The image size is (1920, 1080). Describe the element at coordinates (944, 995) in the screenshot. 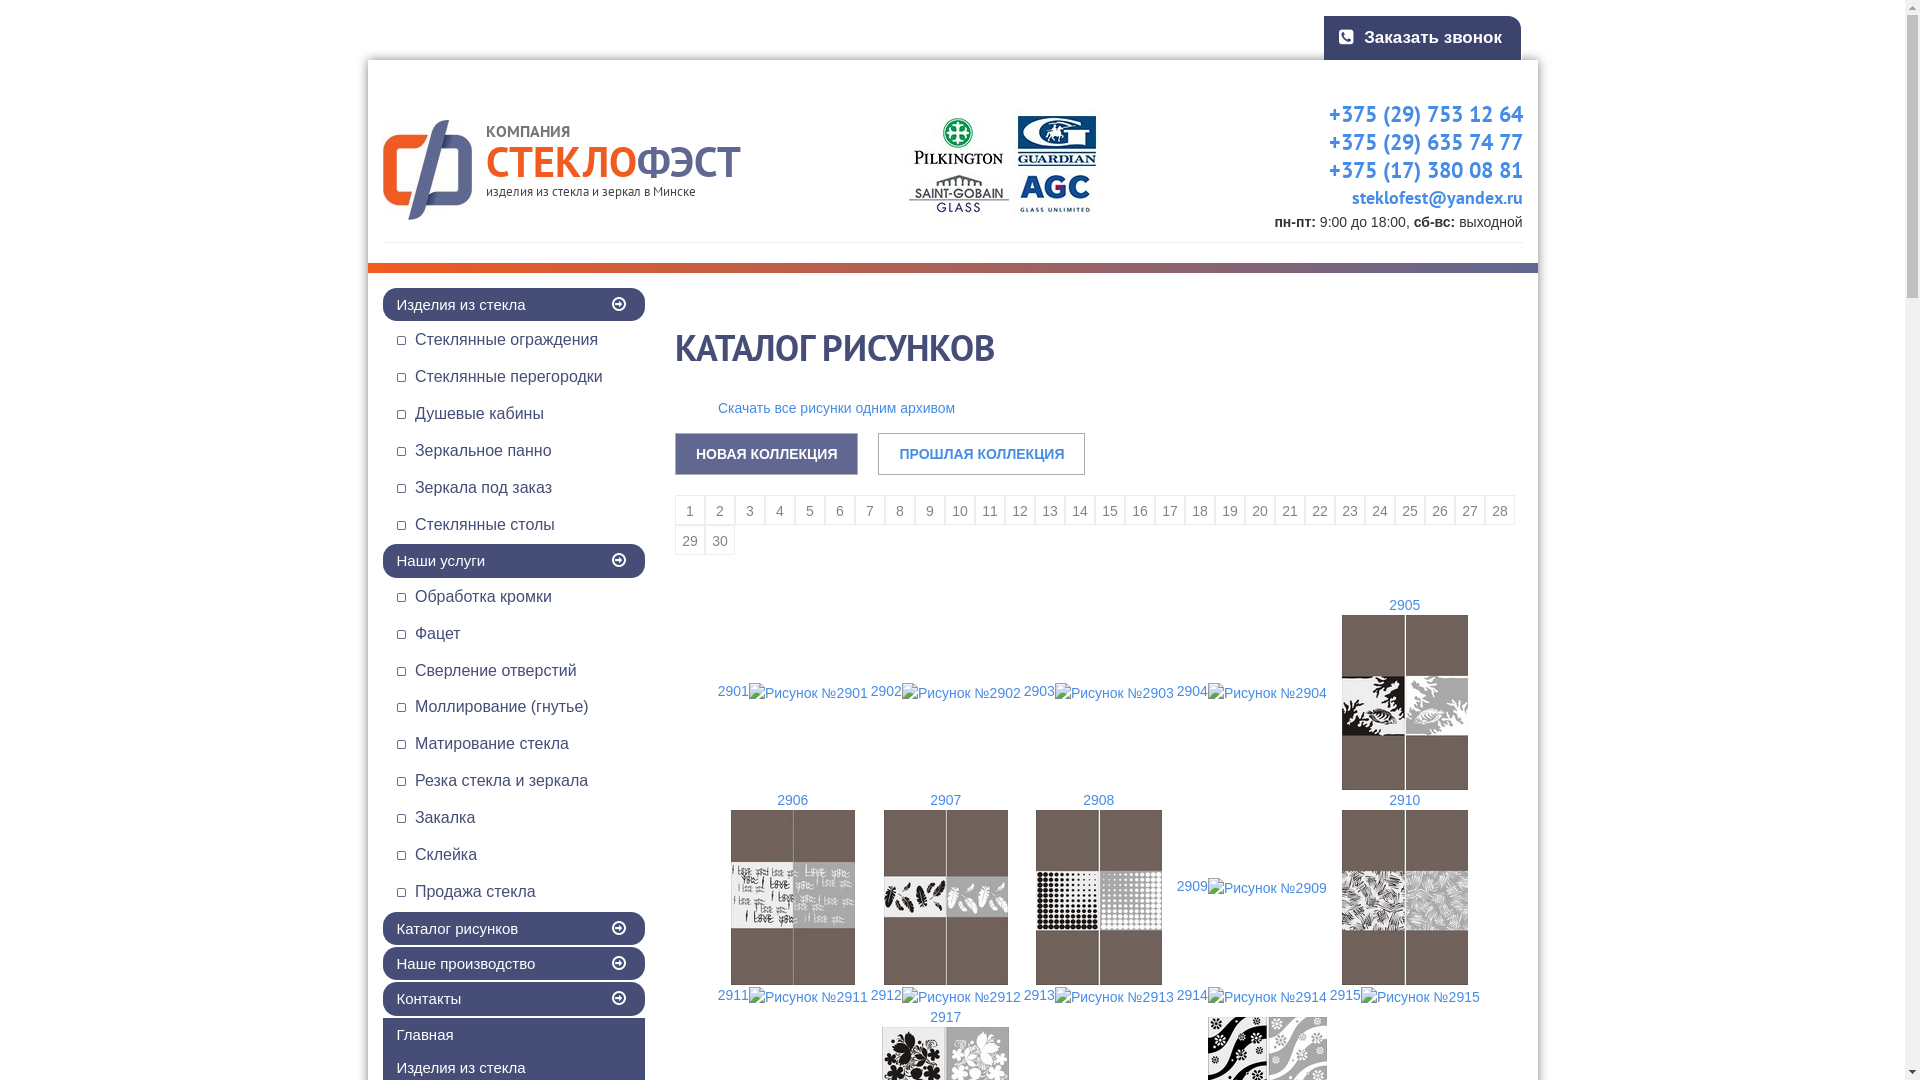

I see `'2912'` at that location.